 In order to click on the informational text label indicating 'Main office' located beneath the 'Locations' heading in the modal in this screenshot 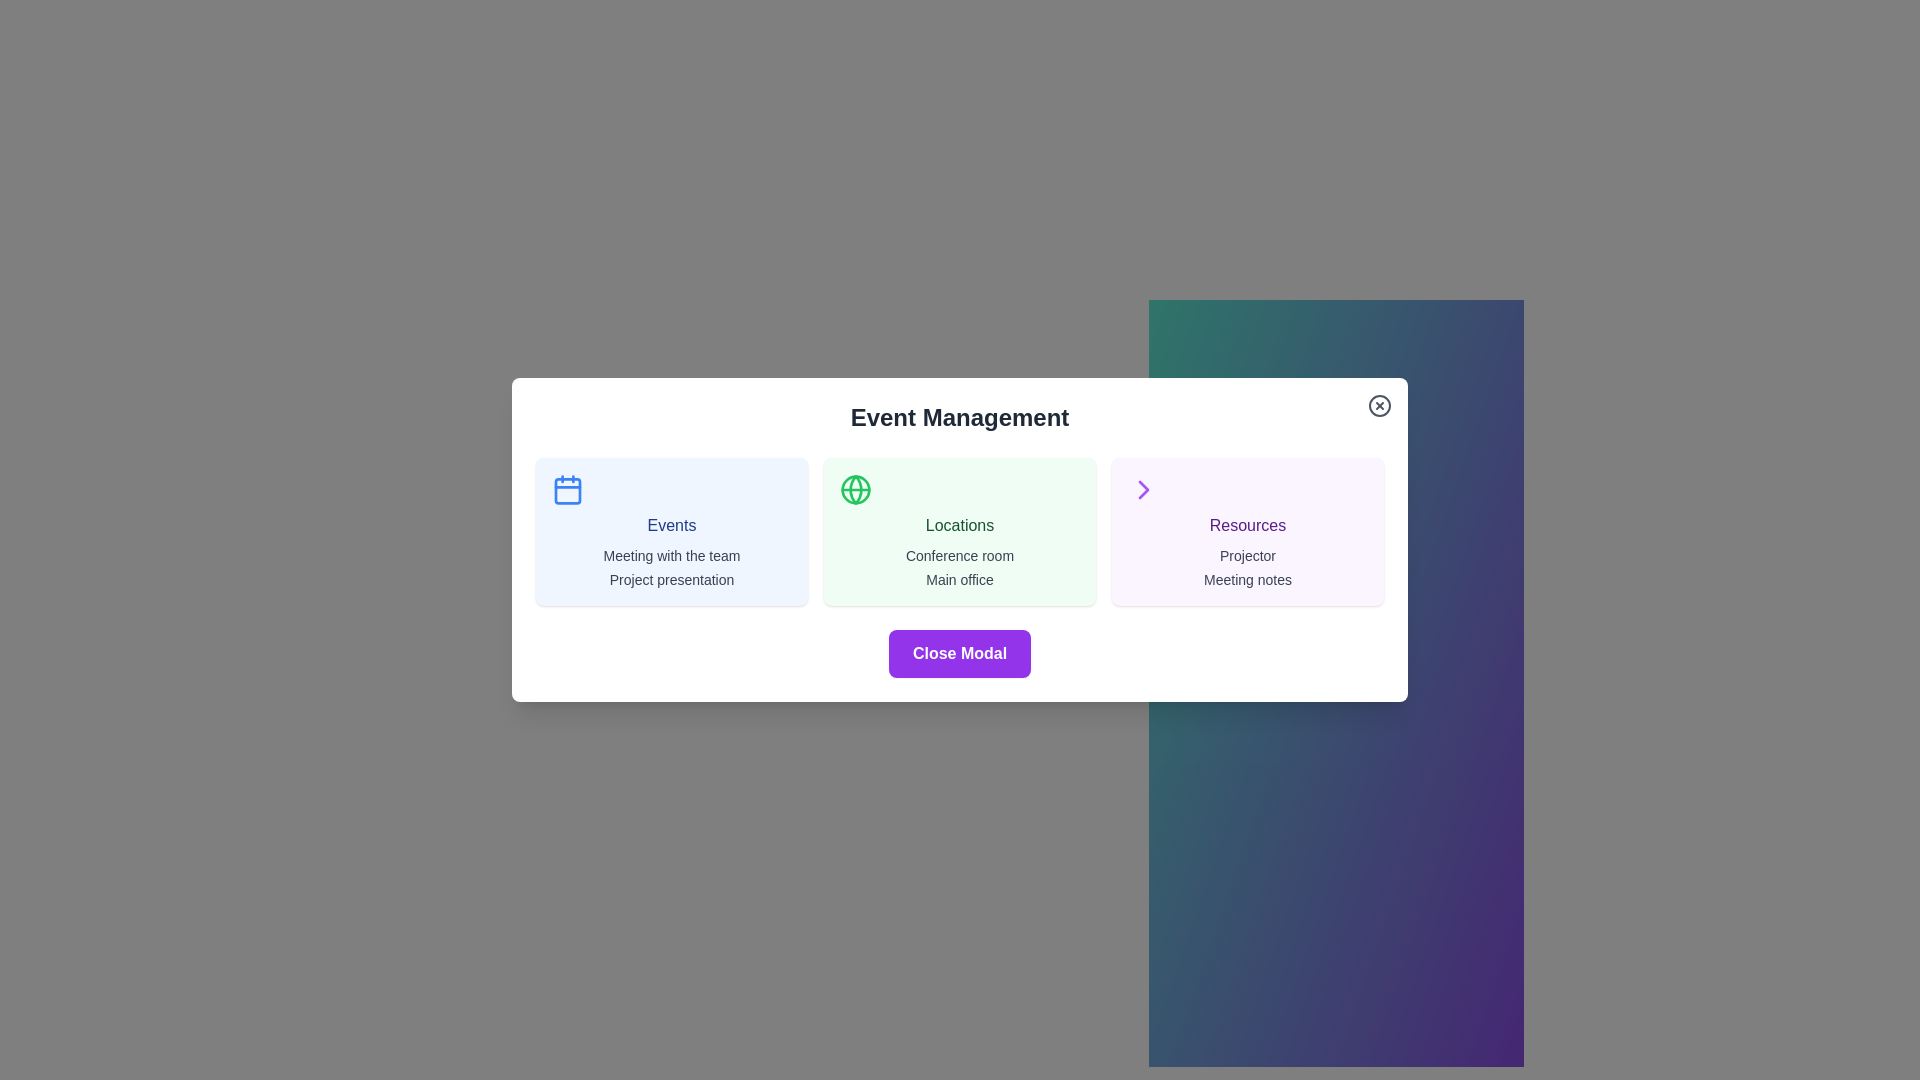, I will do `click(960, 579)`.